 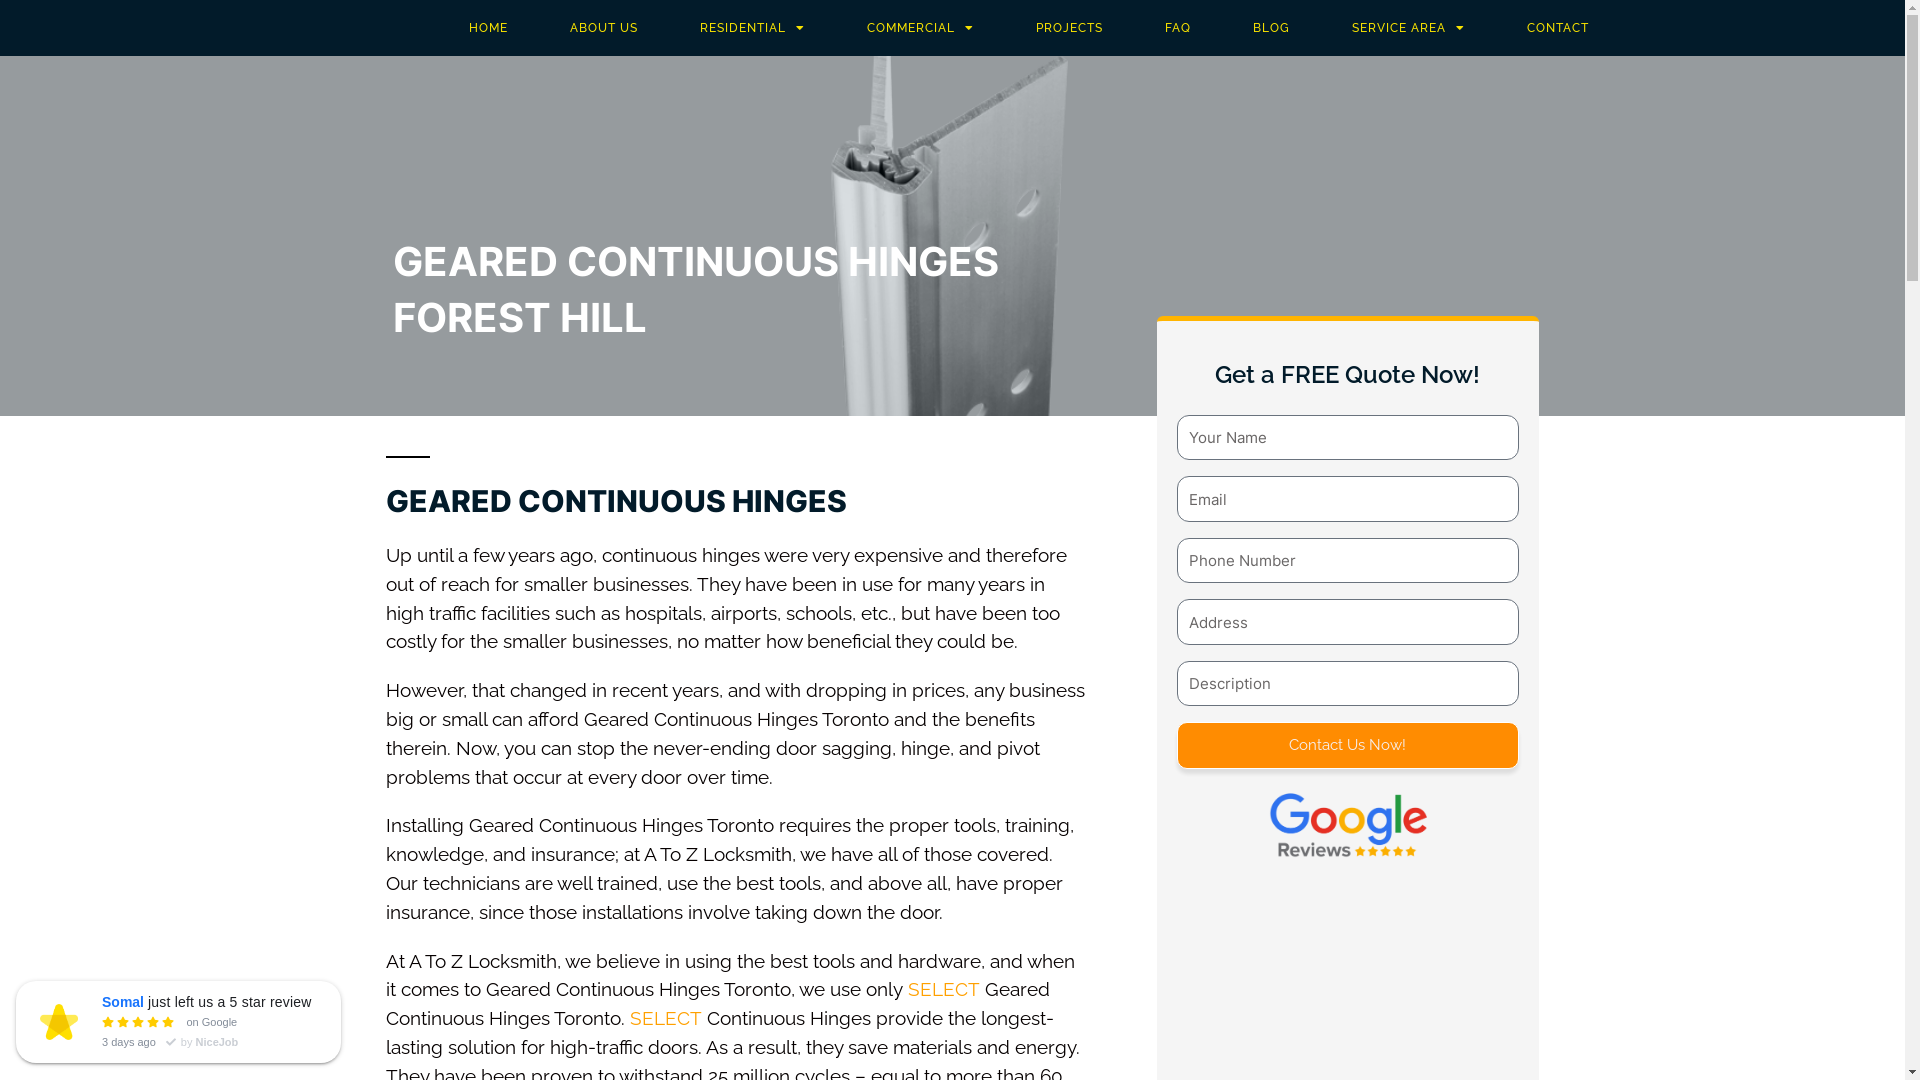 What do you see at coordinates (603, 27) in the screenshot?
I see `'ABOUT US'` at bounding box center [603, 27].